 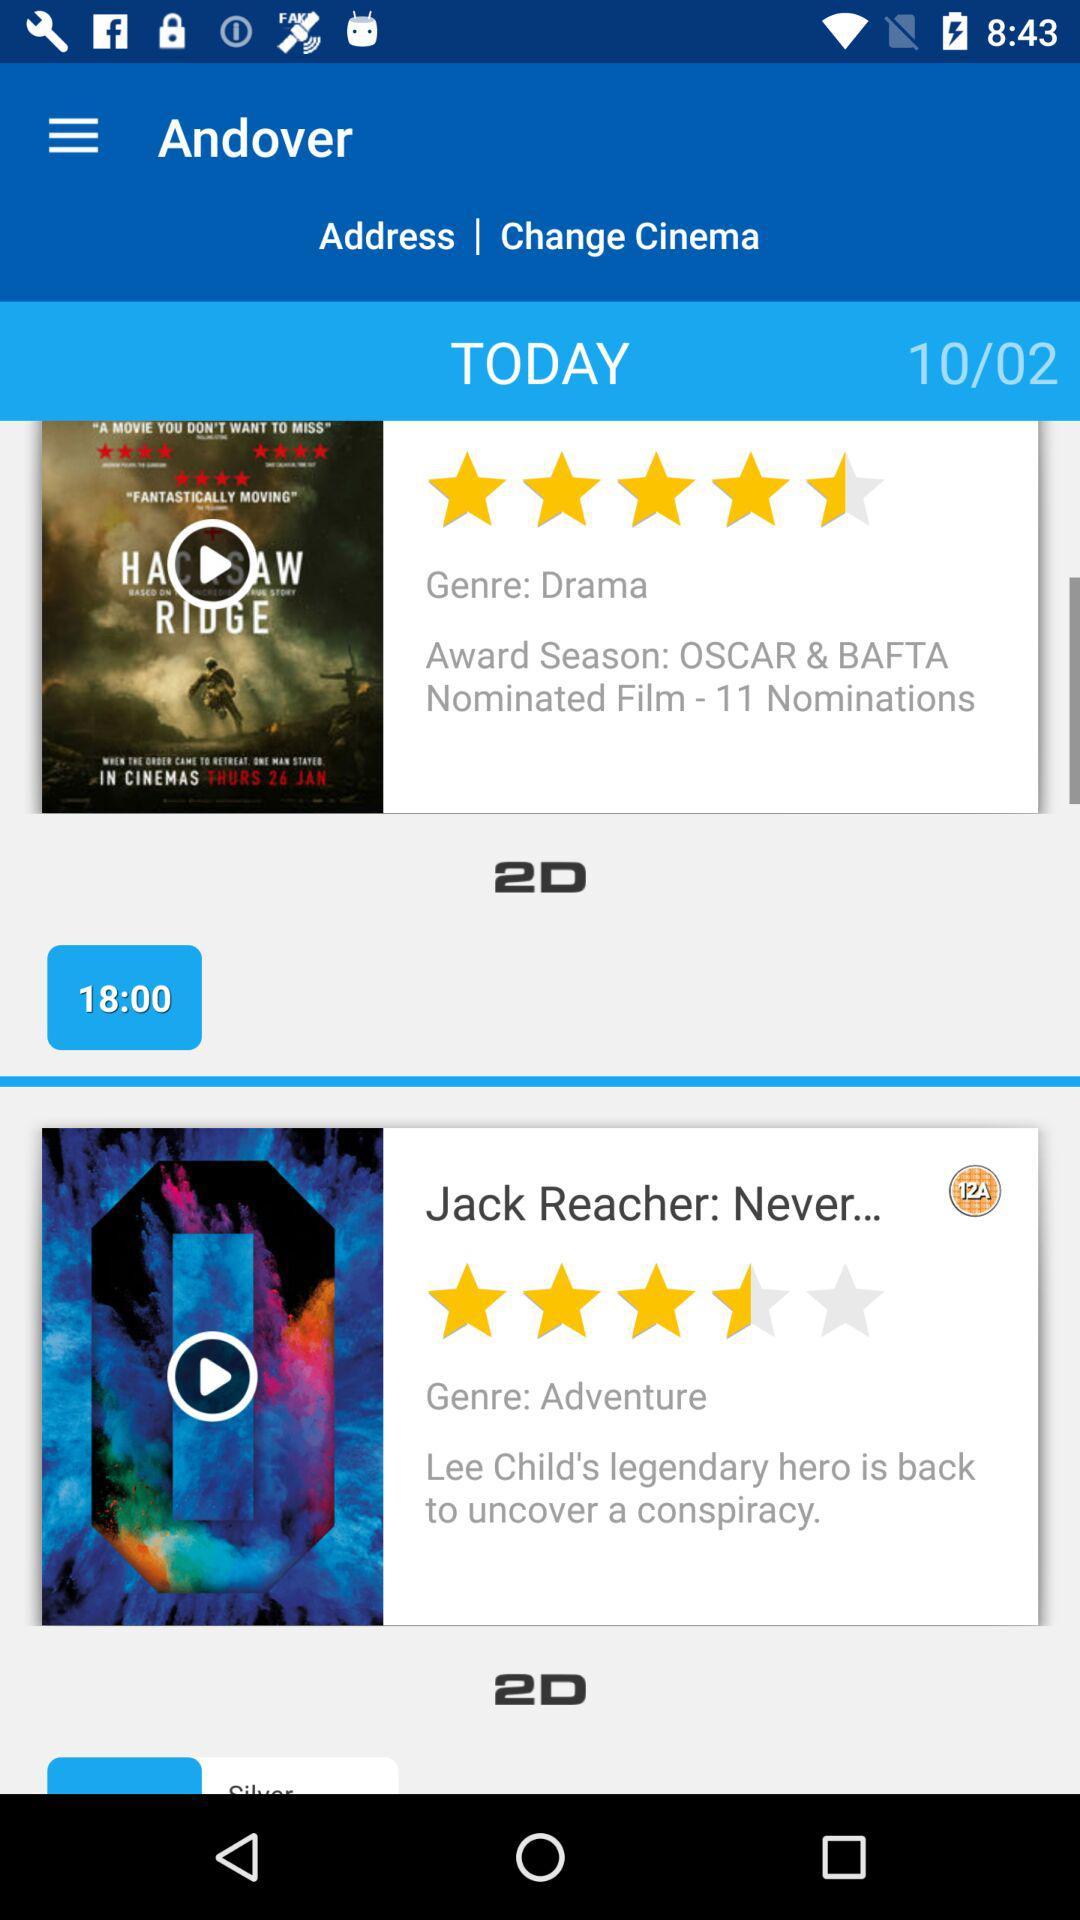 I want to click on the item to the right of the 14:00 item, so click(x=330, y=1785).